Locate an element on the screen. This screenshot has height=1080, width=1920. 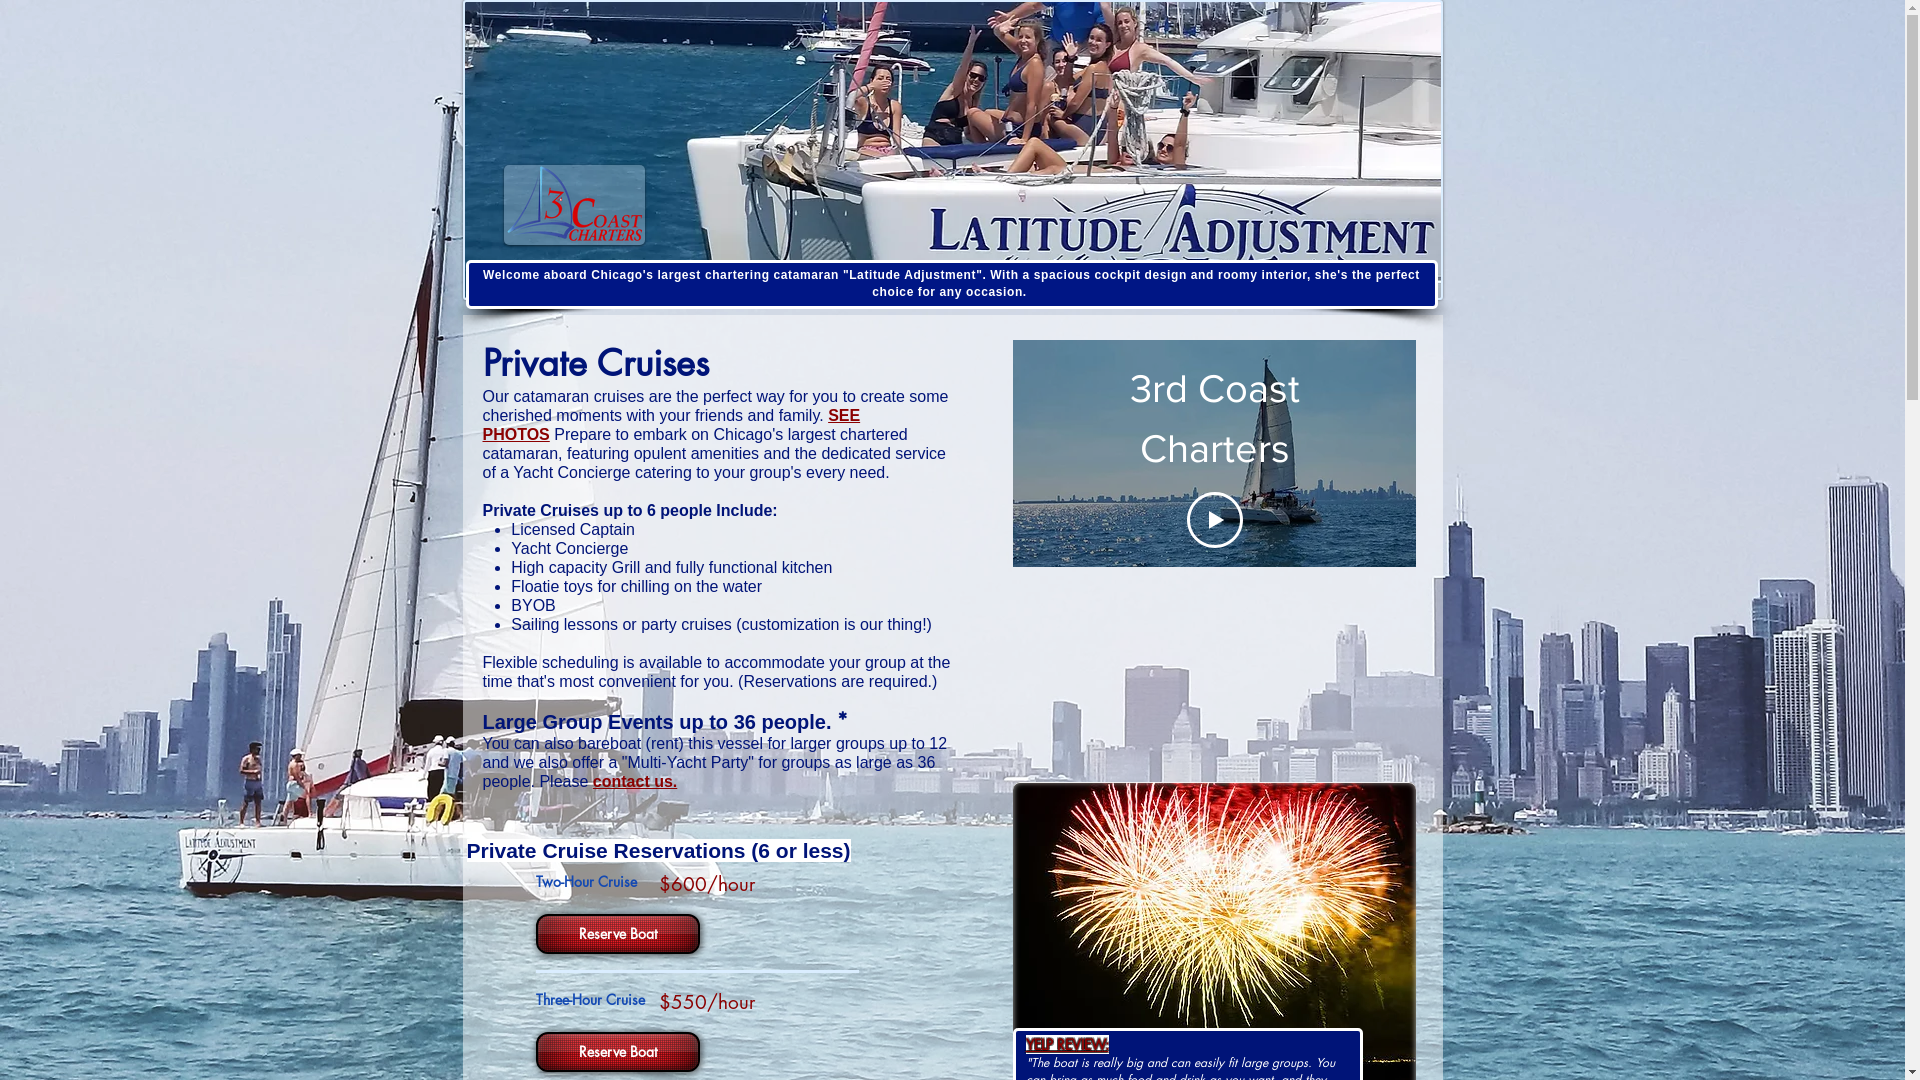
'Reserve Boat' is located at coordinates (614, 933).